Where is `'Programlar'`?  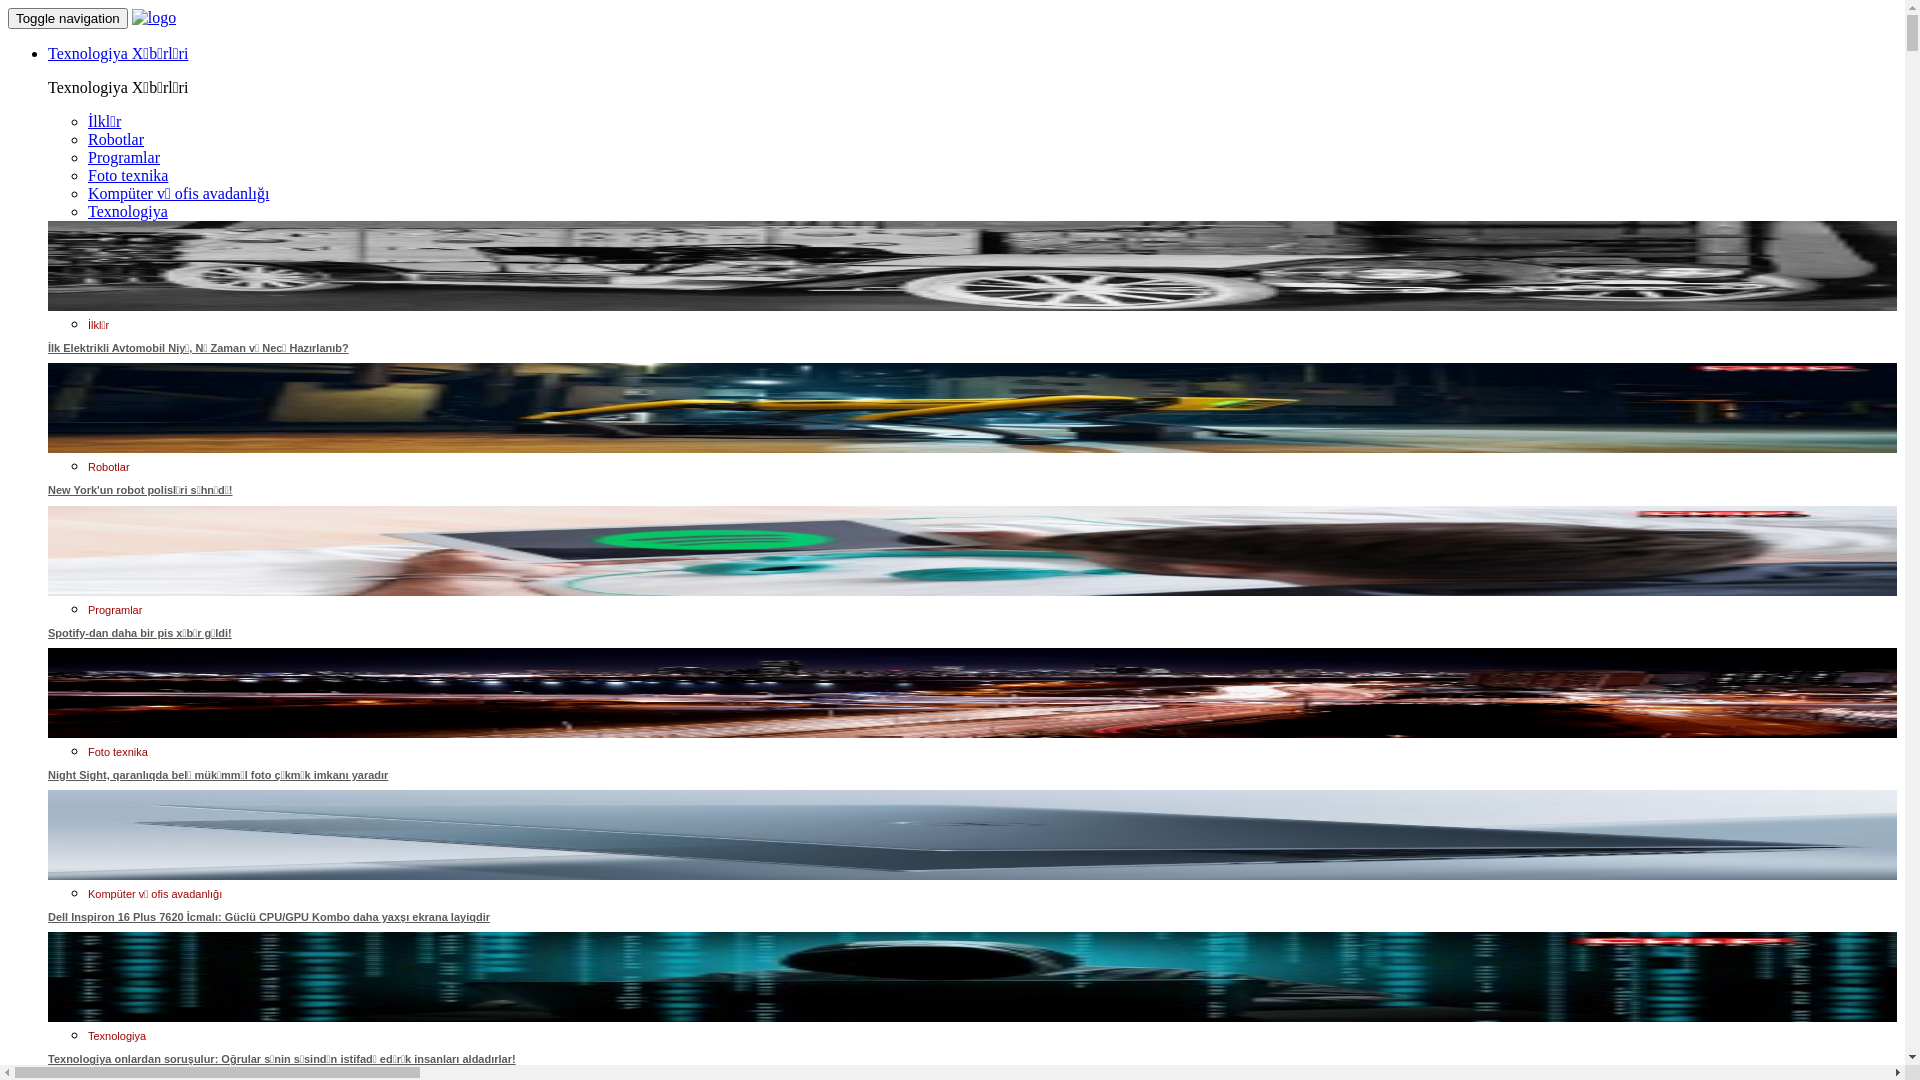
'Programlar' is located at coordinates (86, 608).